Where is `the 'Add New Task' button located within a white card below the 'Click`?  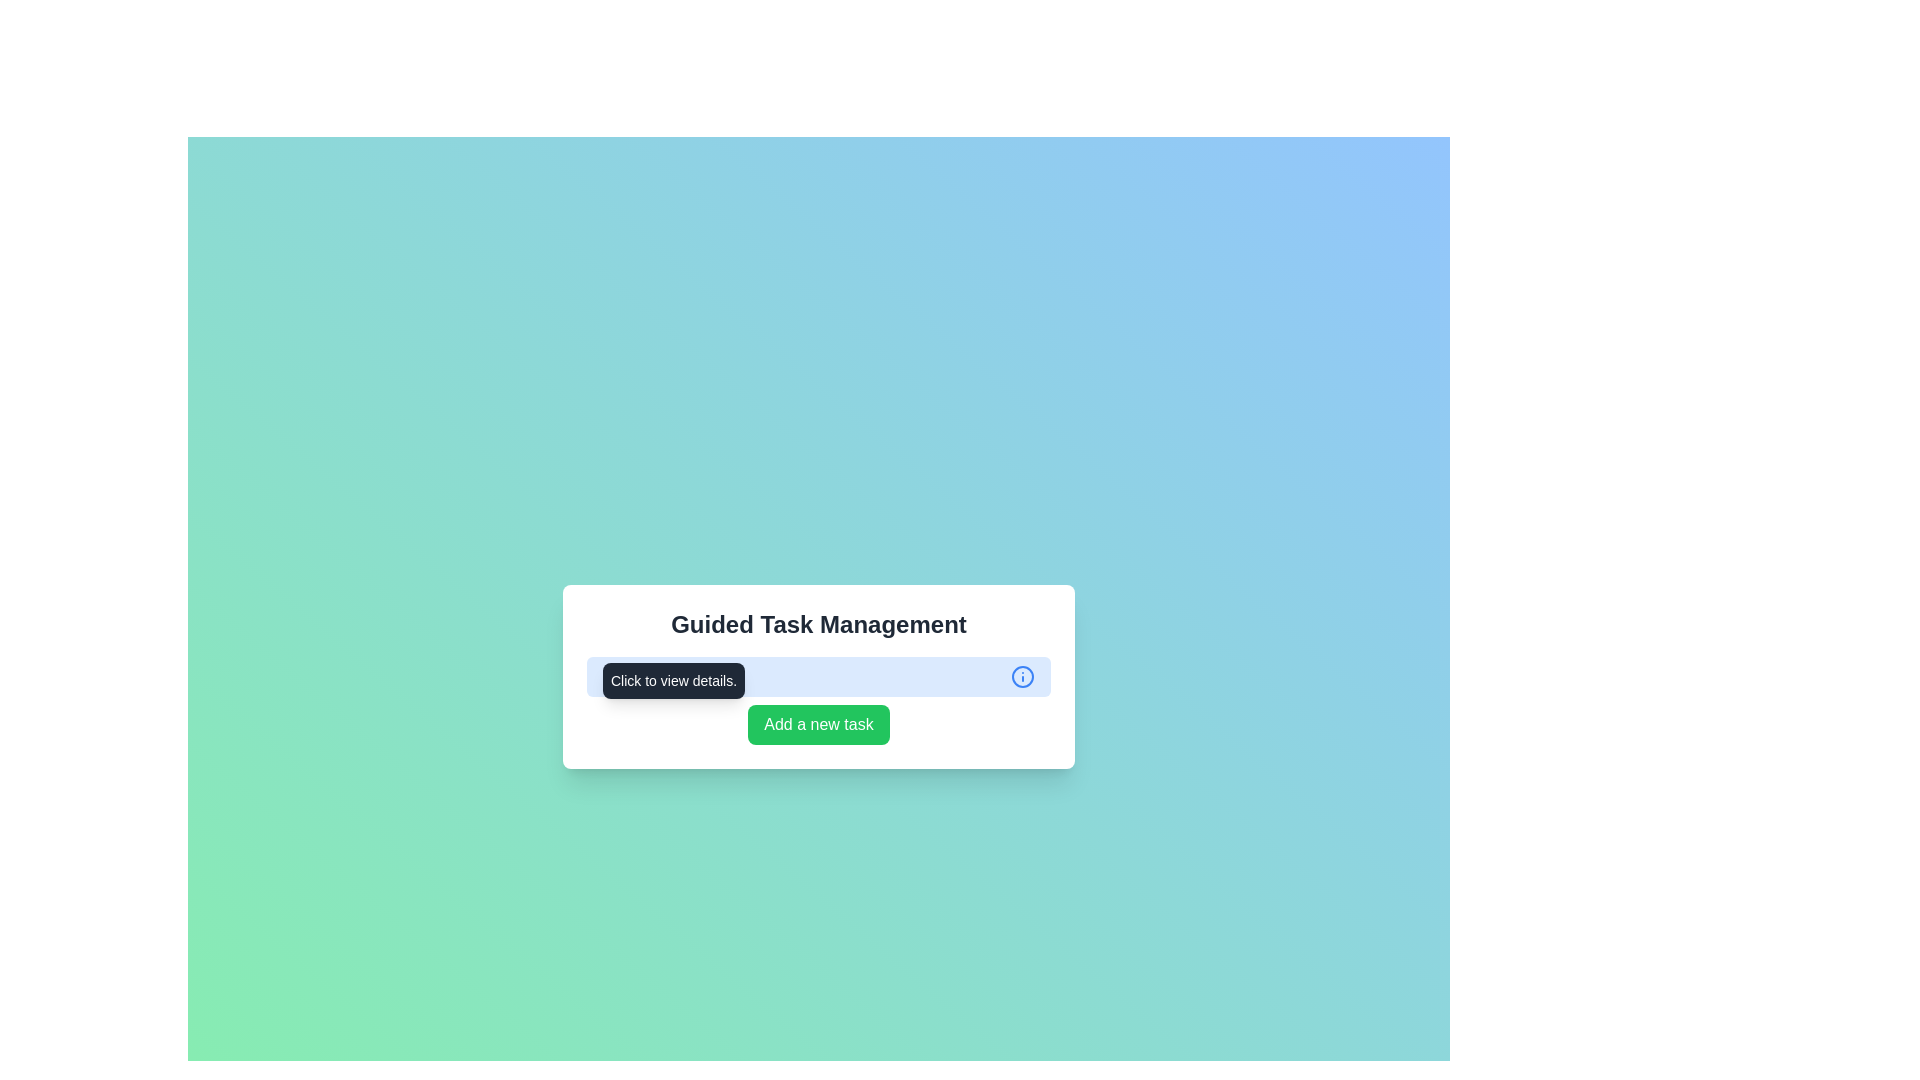
the 'Add New Task' button located within a white card below the 'Click is located at coordinates (819, 700).